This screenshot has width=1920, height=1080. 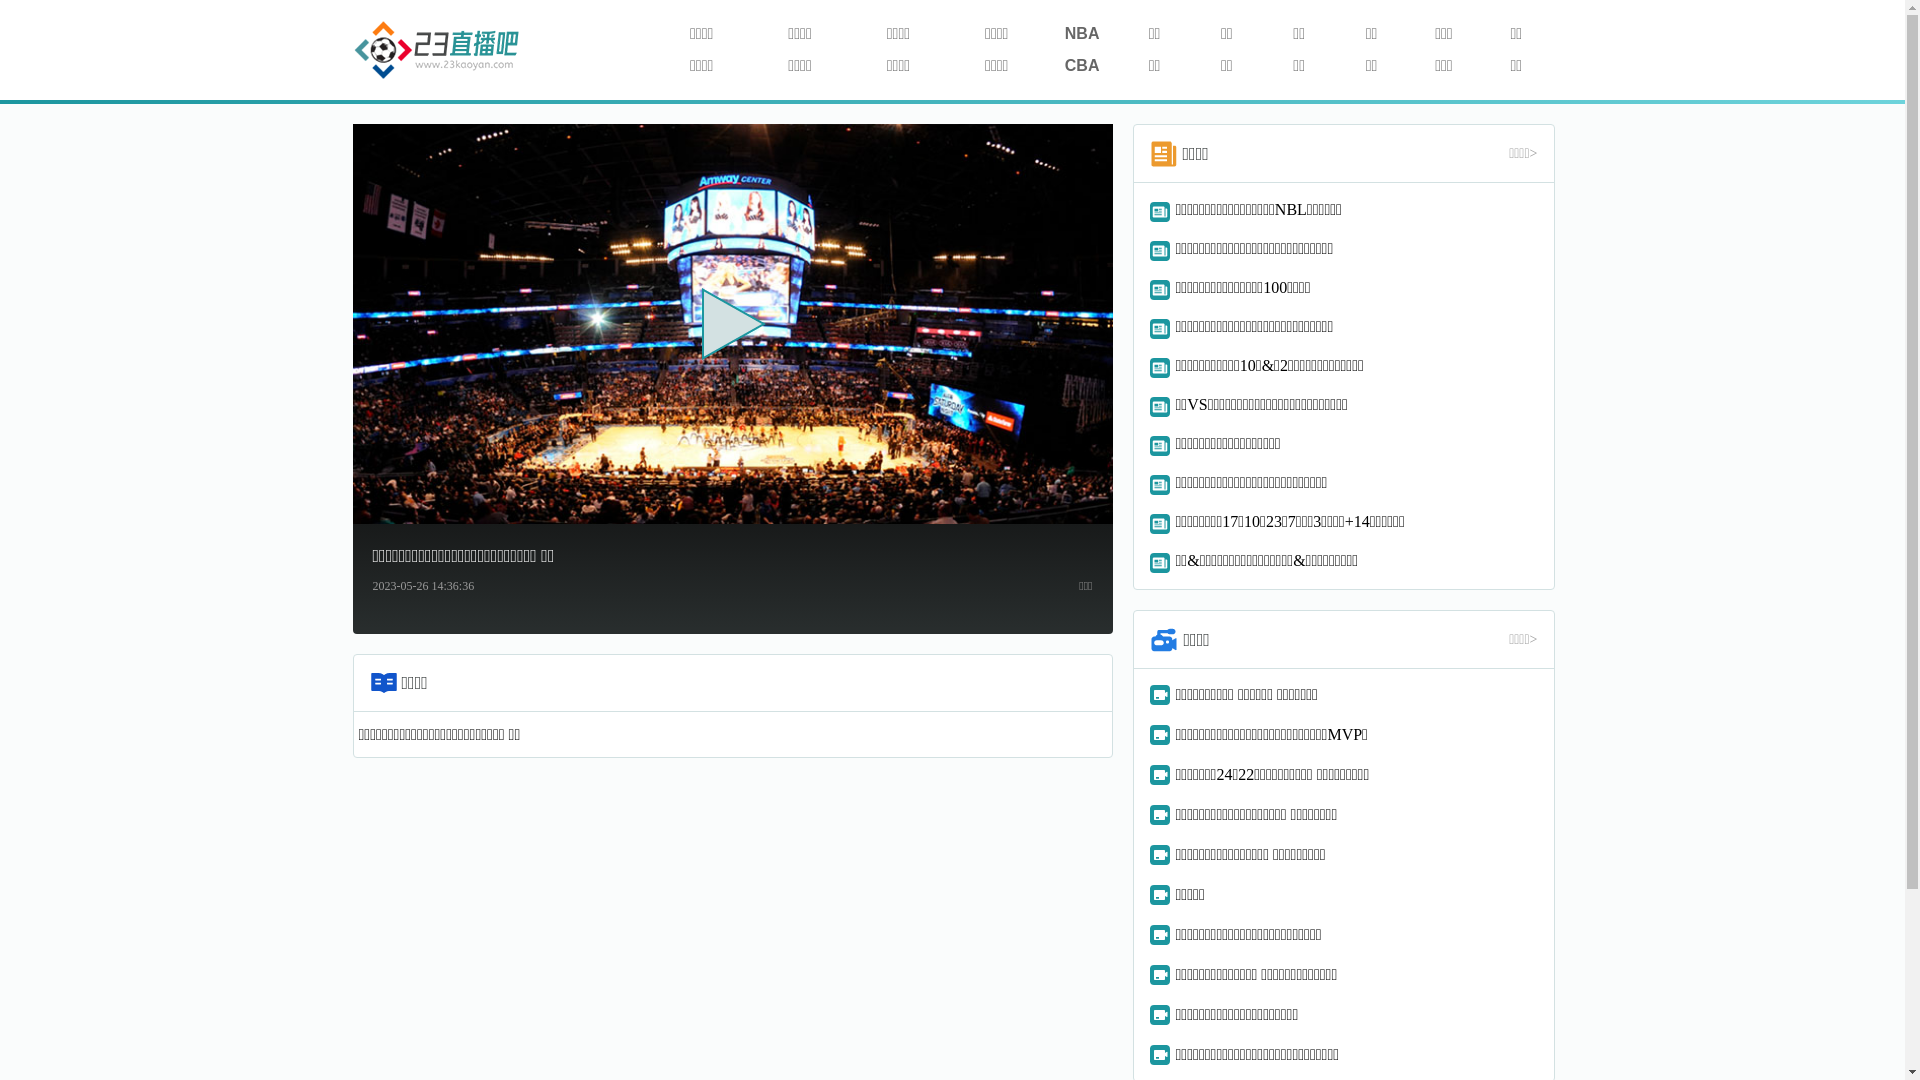 What do you see at coordinates (1080, 34) in the screenshot?
I see `'NBA'` at bounding box center [1080, 34].